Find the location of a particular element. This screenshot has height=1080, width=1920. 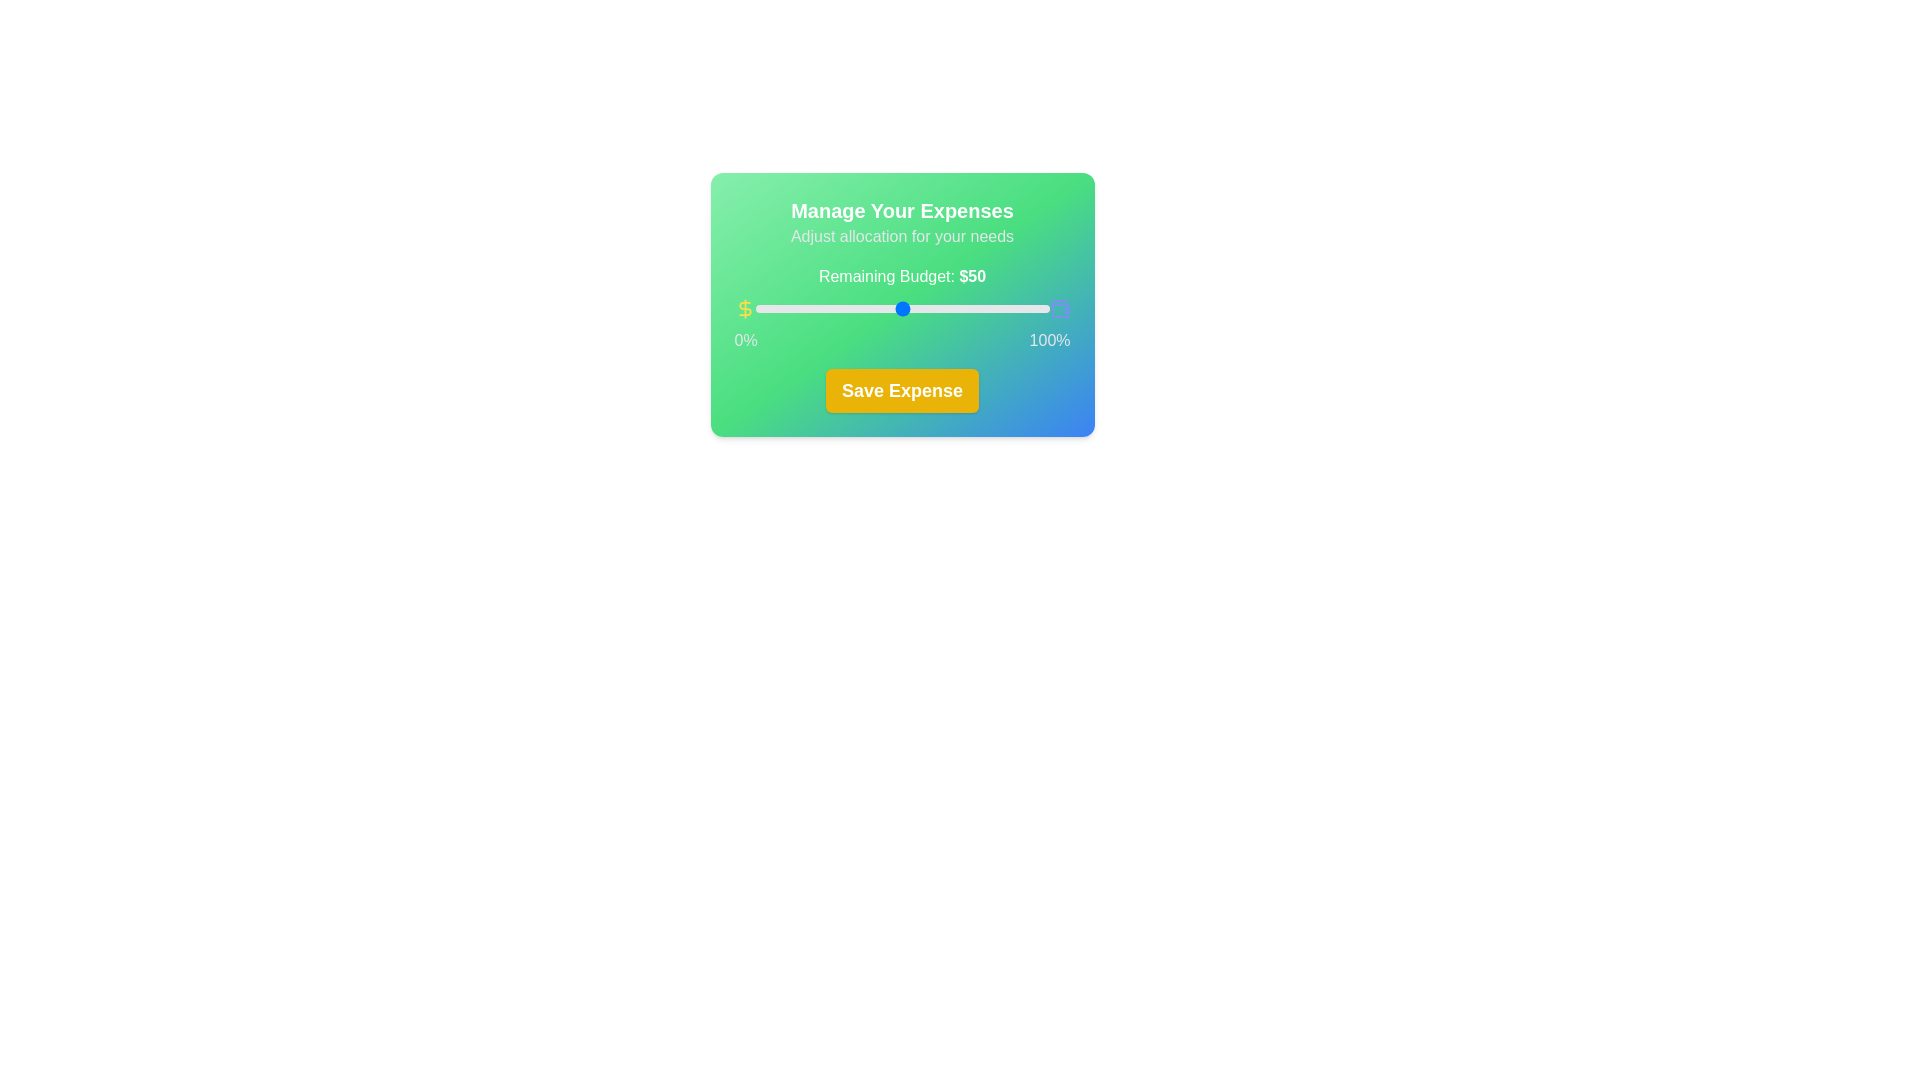

the slider to set the budget allocation to 74% is located at coordinates (973, 308).